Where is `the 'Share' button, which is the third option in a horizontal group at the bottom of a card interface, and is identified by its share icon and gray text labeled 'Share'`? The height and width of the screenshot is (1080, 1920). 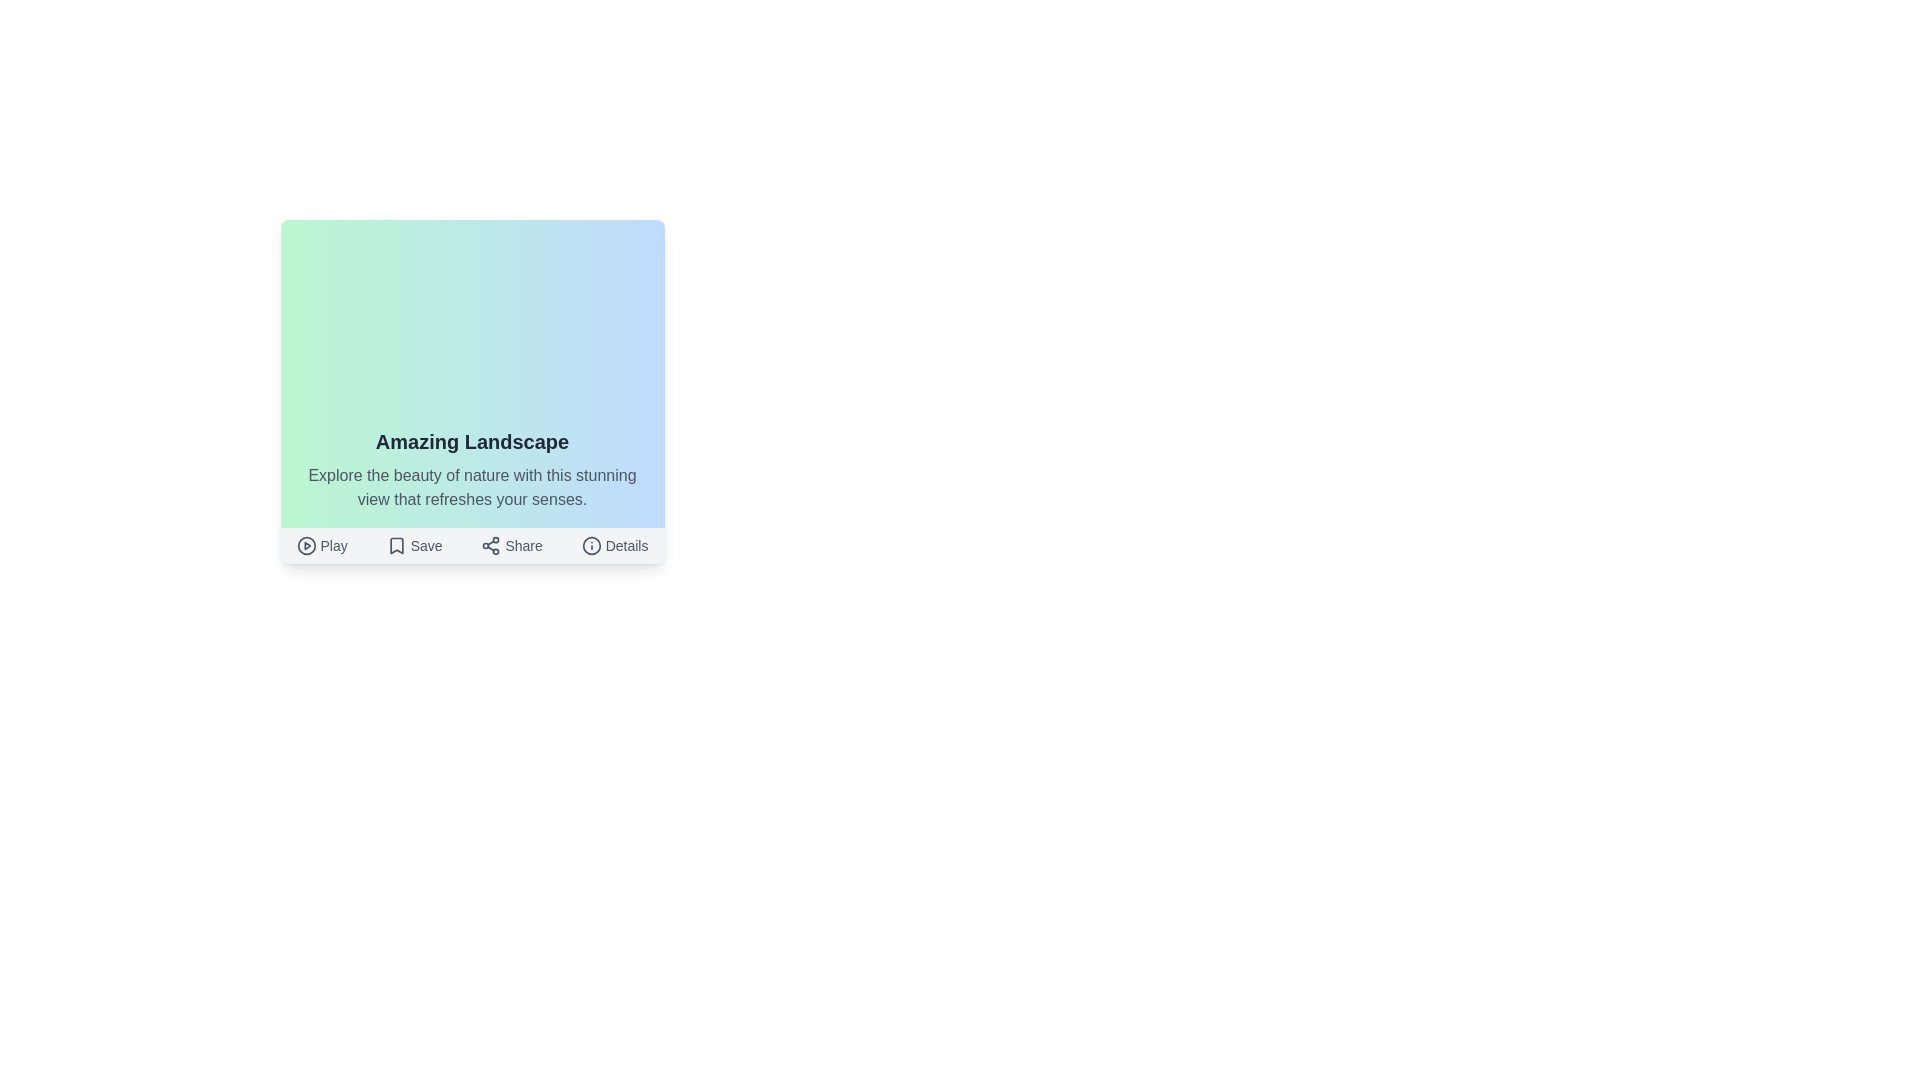 the 'Share' button, which is the third option in a horizontal group at the bottom of a card interface, and is identified by its share icon and gray text labeled 'Share' is located at coordinates (512, 546).